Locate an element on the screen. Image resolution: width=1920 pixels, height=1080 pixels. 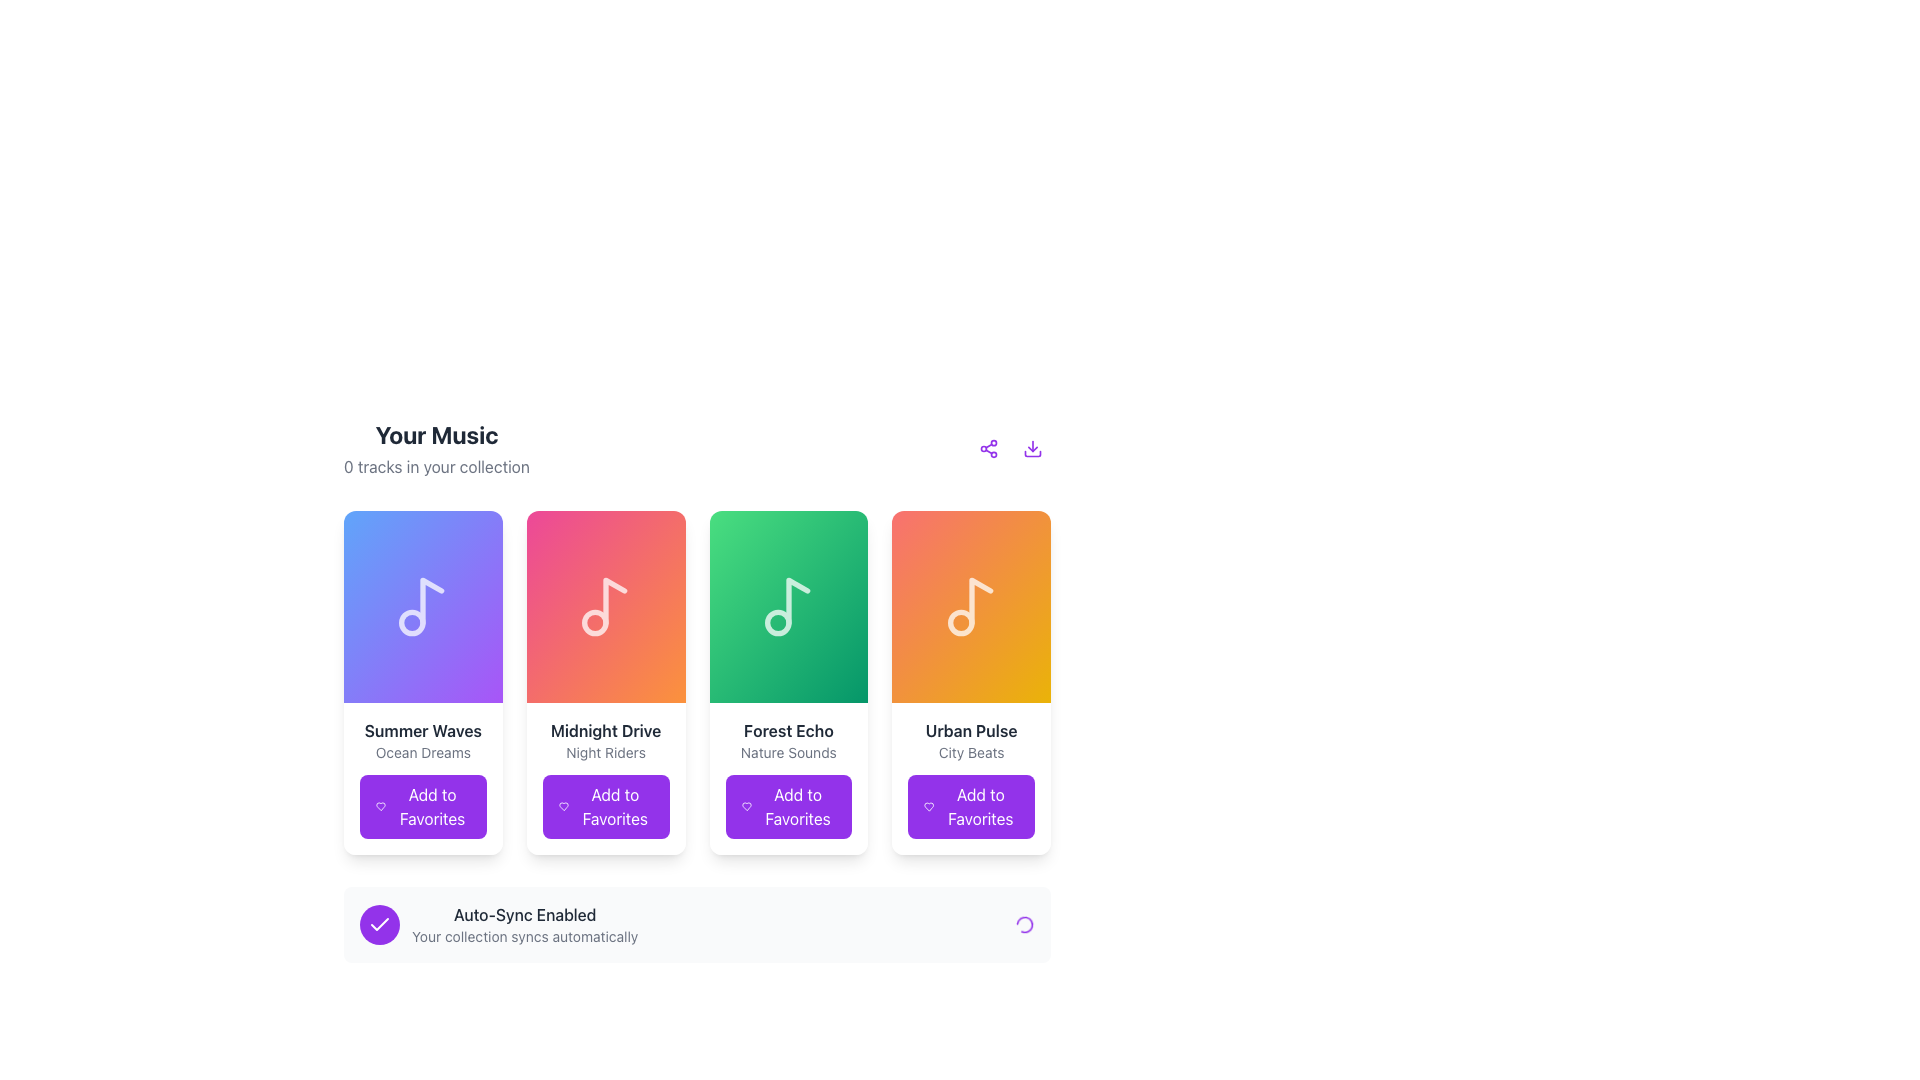
the static text element displaying 'Ocean Dreams' which is located under 'Summer Waves' and above the 'Add to Favorites' button within the first card of a horizontal list is located at coordinates (422, 752).